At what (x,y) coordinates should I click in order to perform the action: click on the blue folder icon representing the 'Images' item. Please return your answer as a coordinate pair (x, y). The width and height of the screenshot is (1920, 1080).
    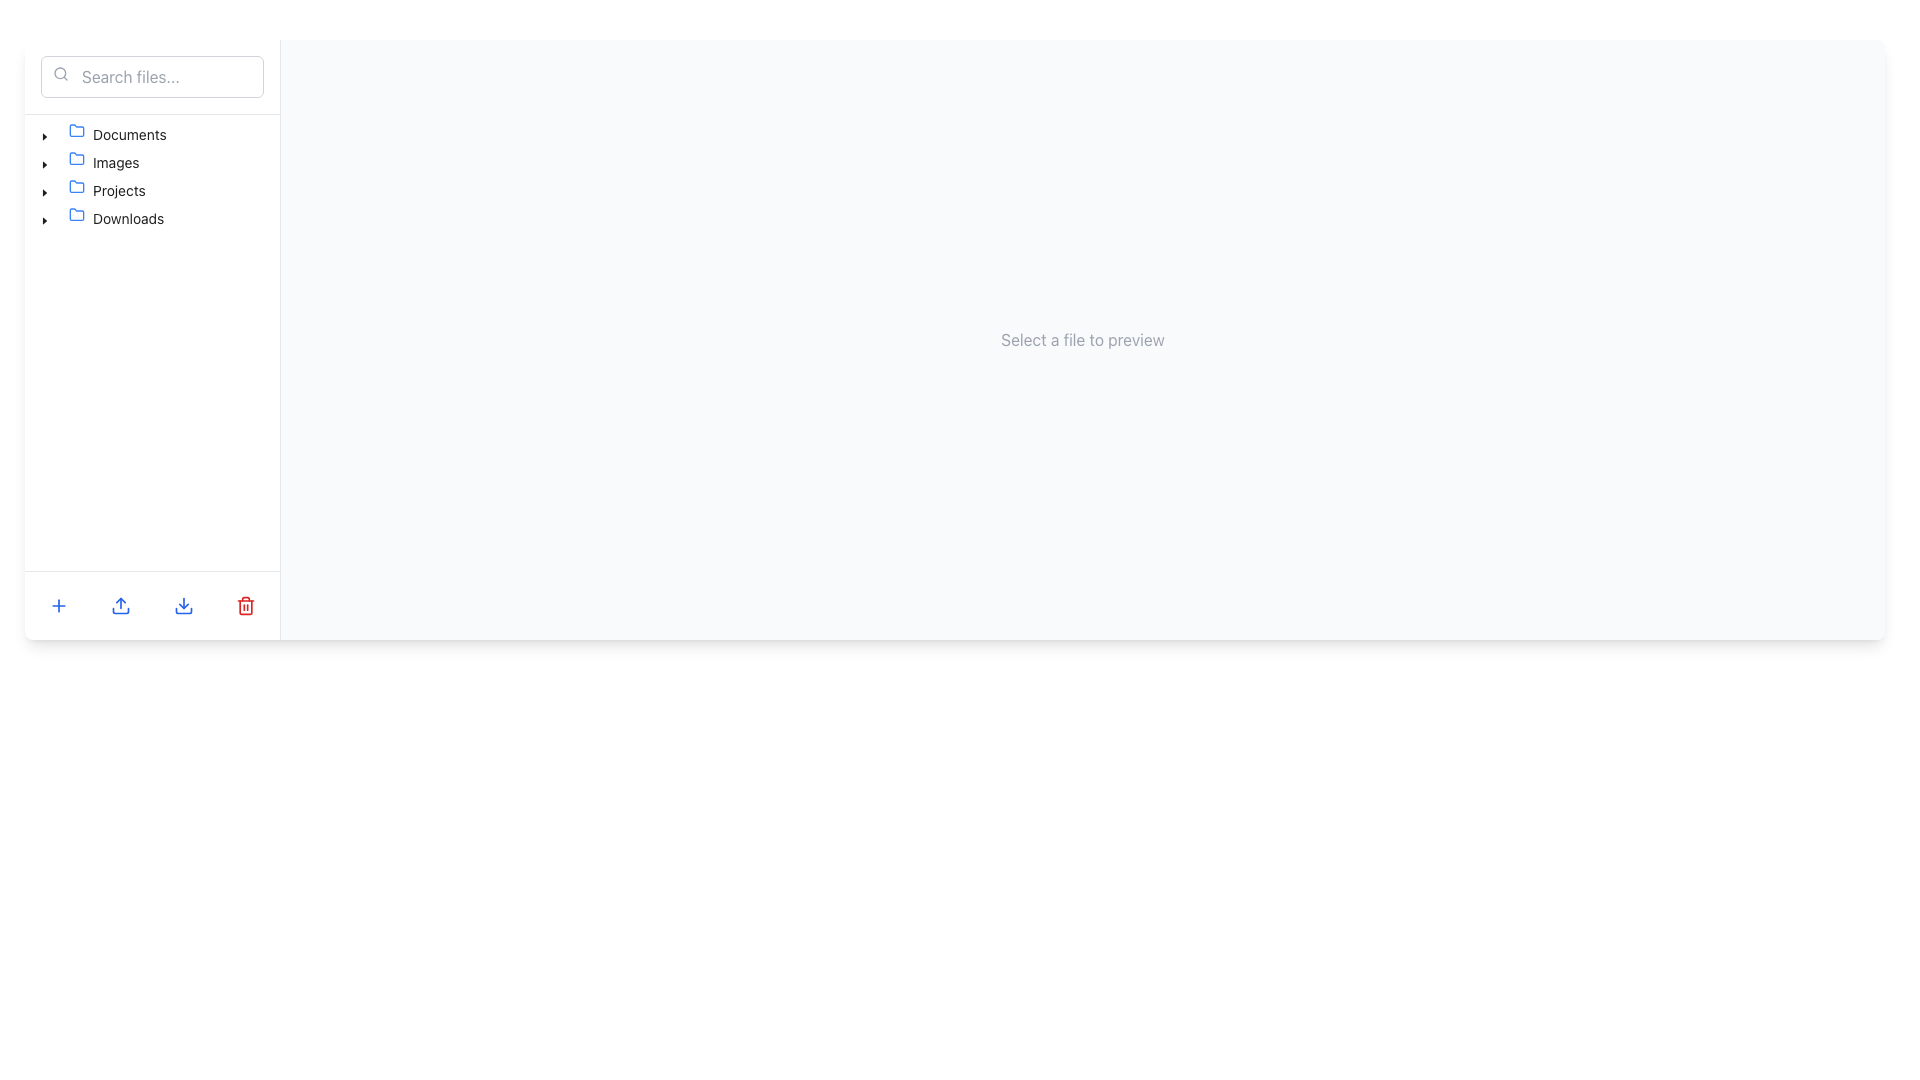
    Looking at the image, I should click on (76, 157).